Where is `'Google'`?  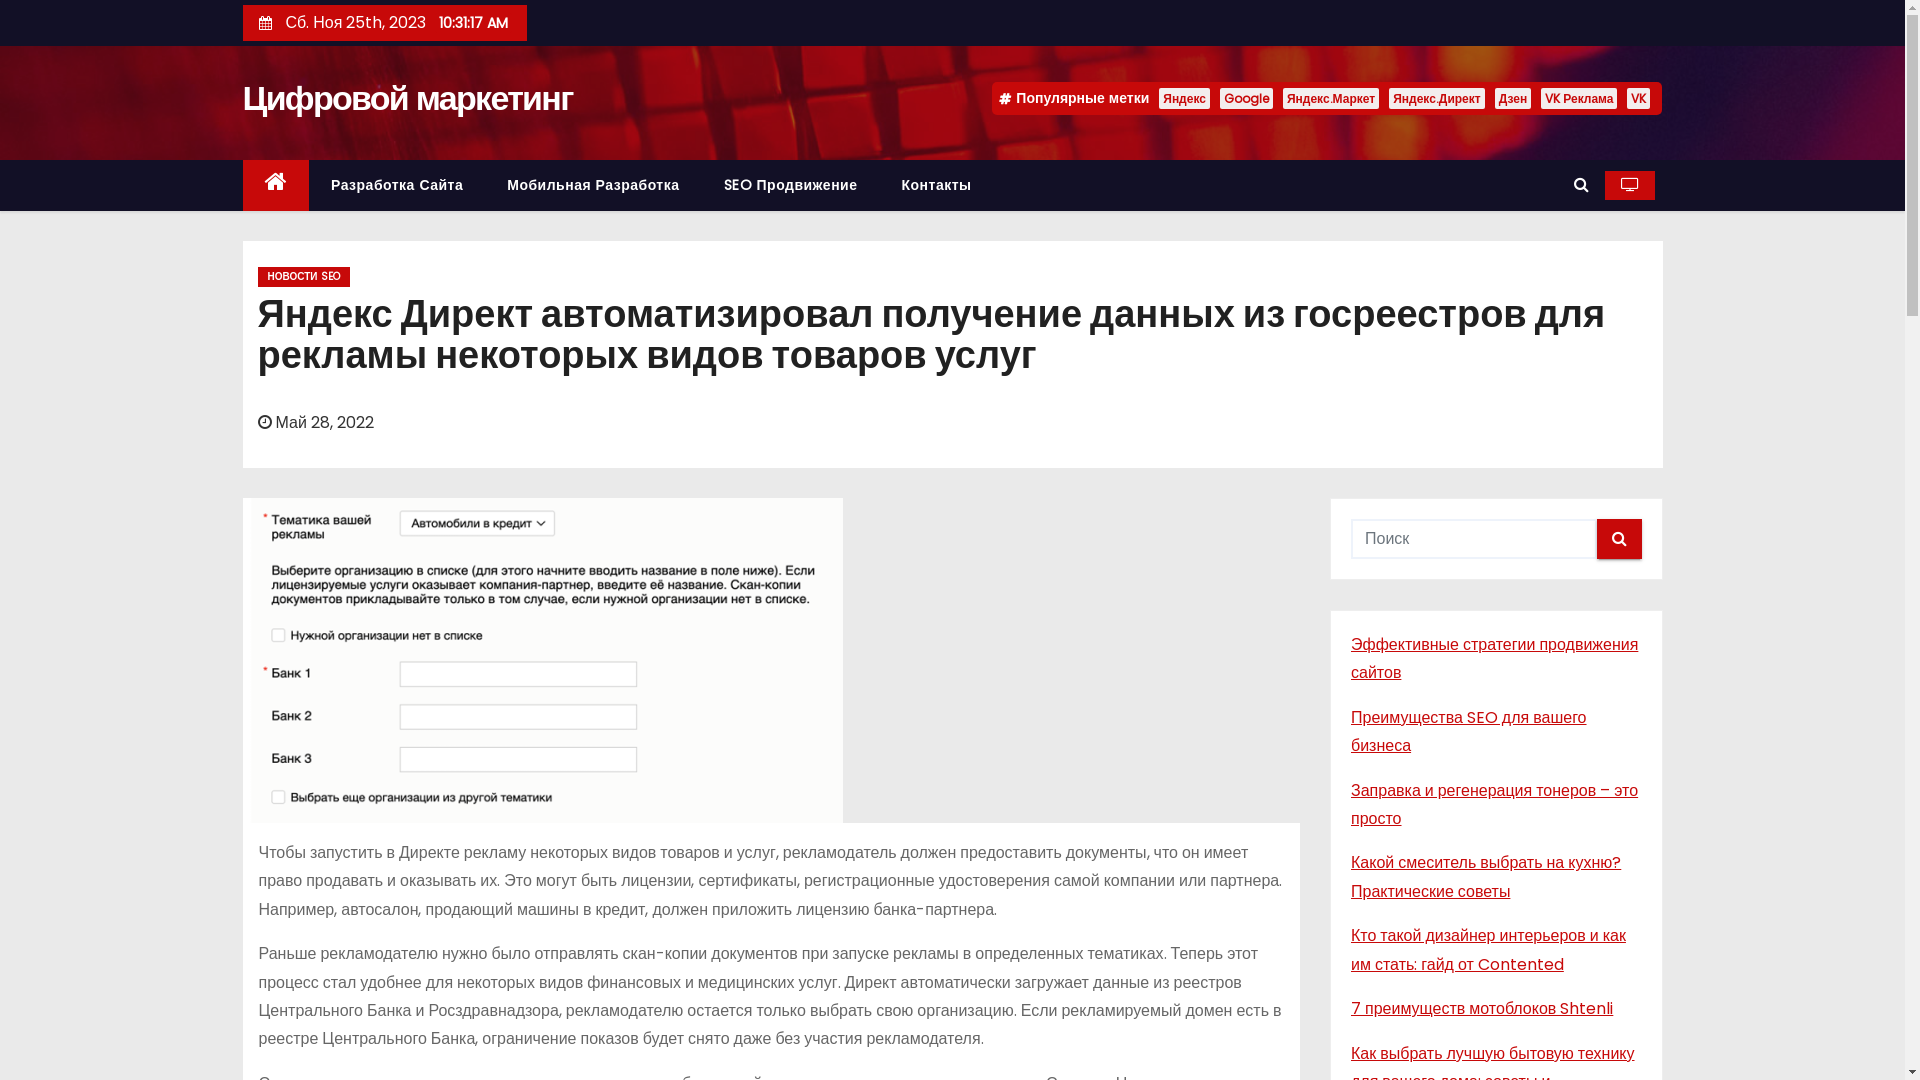 'Google' is located at coordinates (1245, 98).